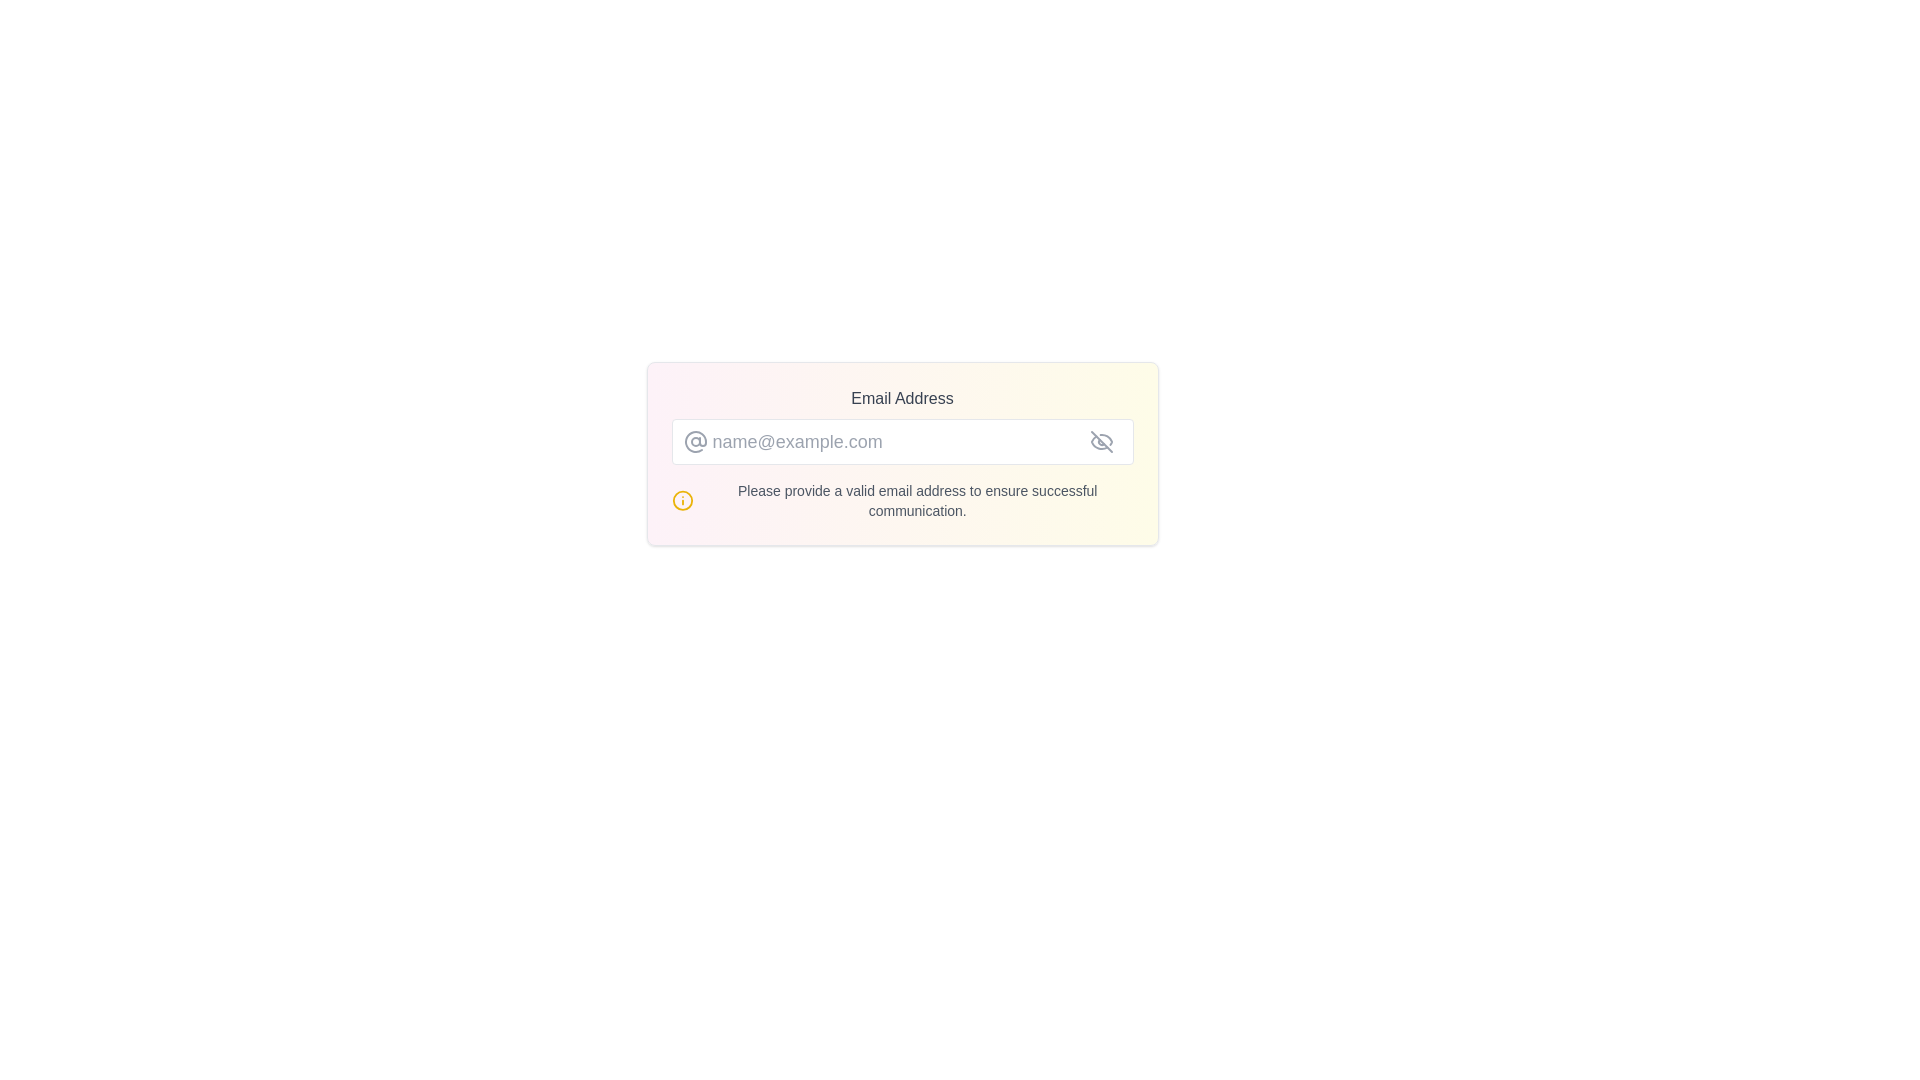 Image resolution: width=1920 pixels, height=1080 pixels. I want to click on the eye-off icon button located at the right end of the email input field, so click(1100, 441).